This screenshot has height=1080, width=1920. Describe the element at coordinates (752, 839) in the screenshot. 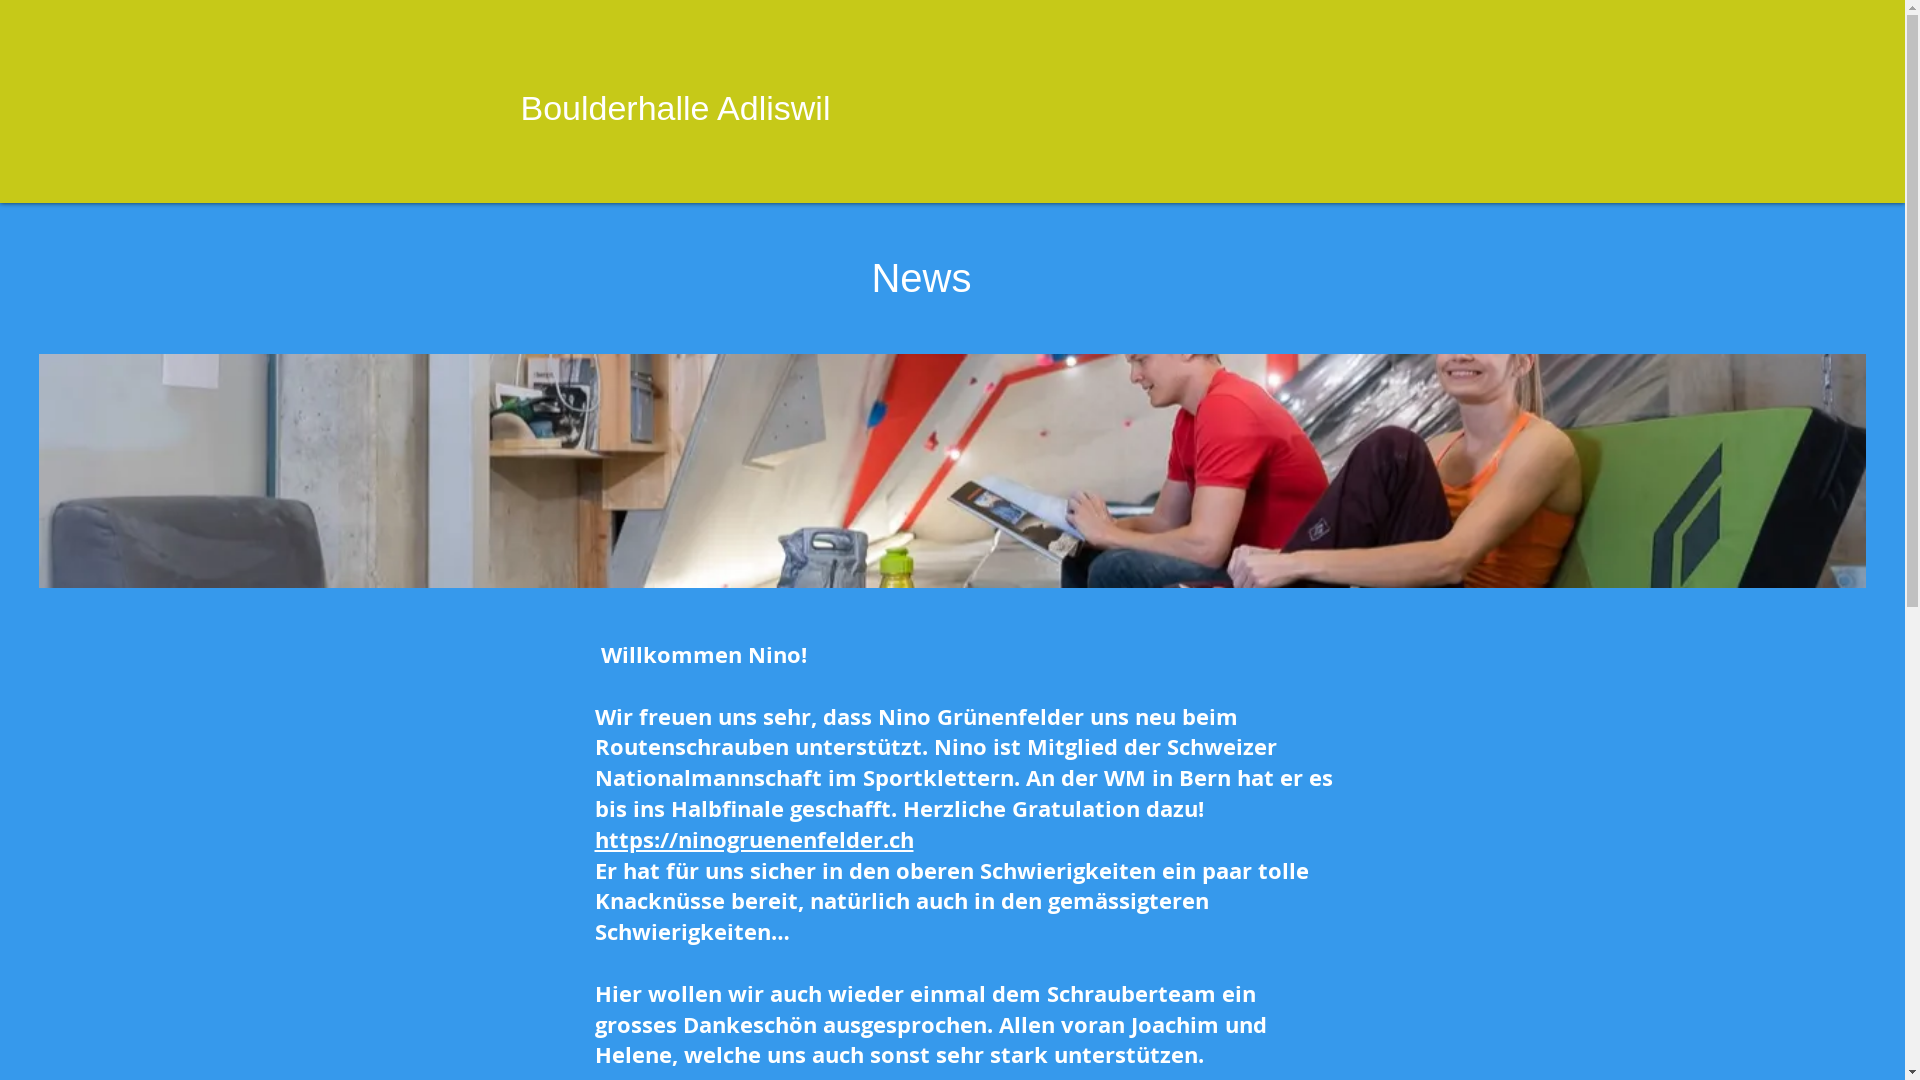

I see `'https://ninogruenenfelder.ch'` at that location.